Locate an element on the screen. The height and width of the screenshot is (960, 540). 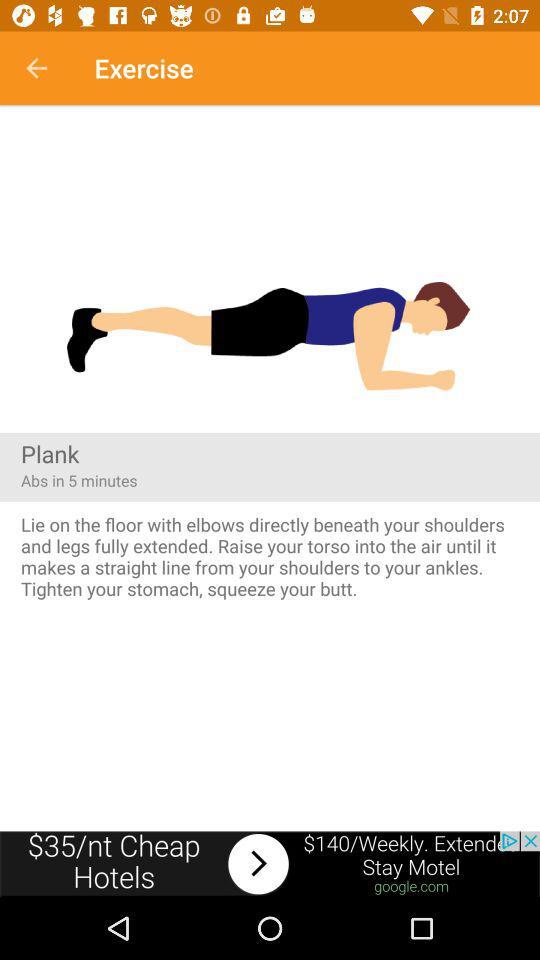
click hotel advertisement is located at coordinates (270, 863).